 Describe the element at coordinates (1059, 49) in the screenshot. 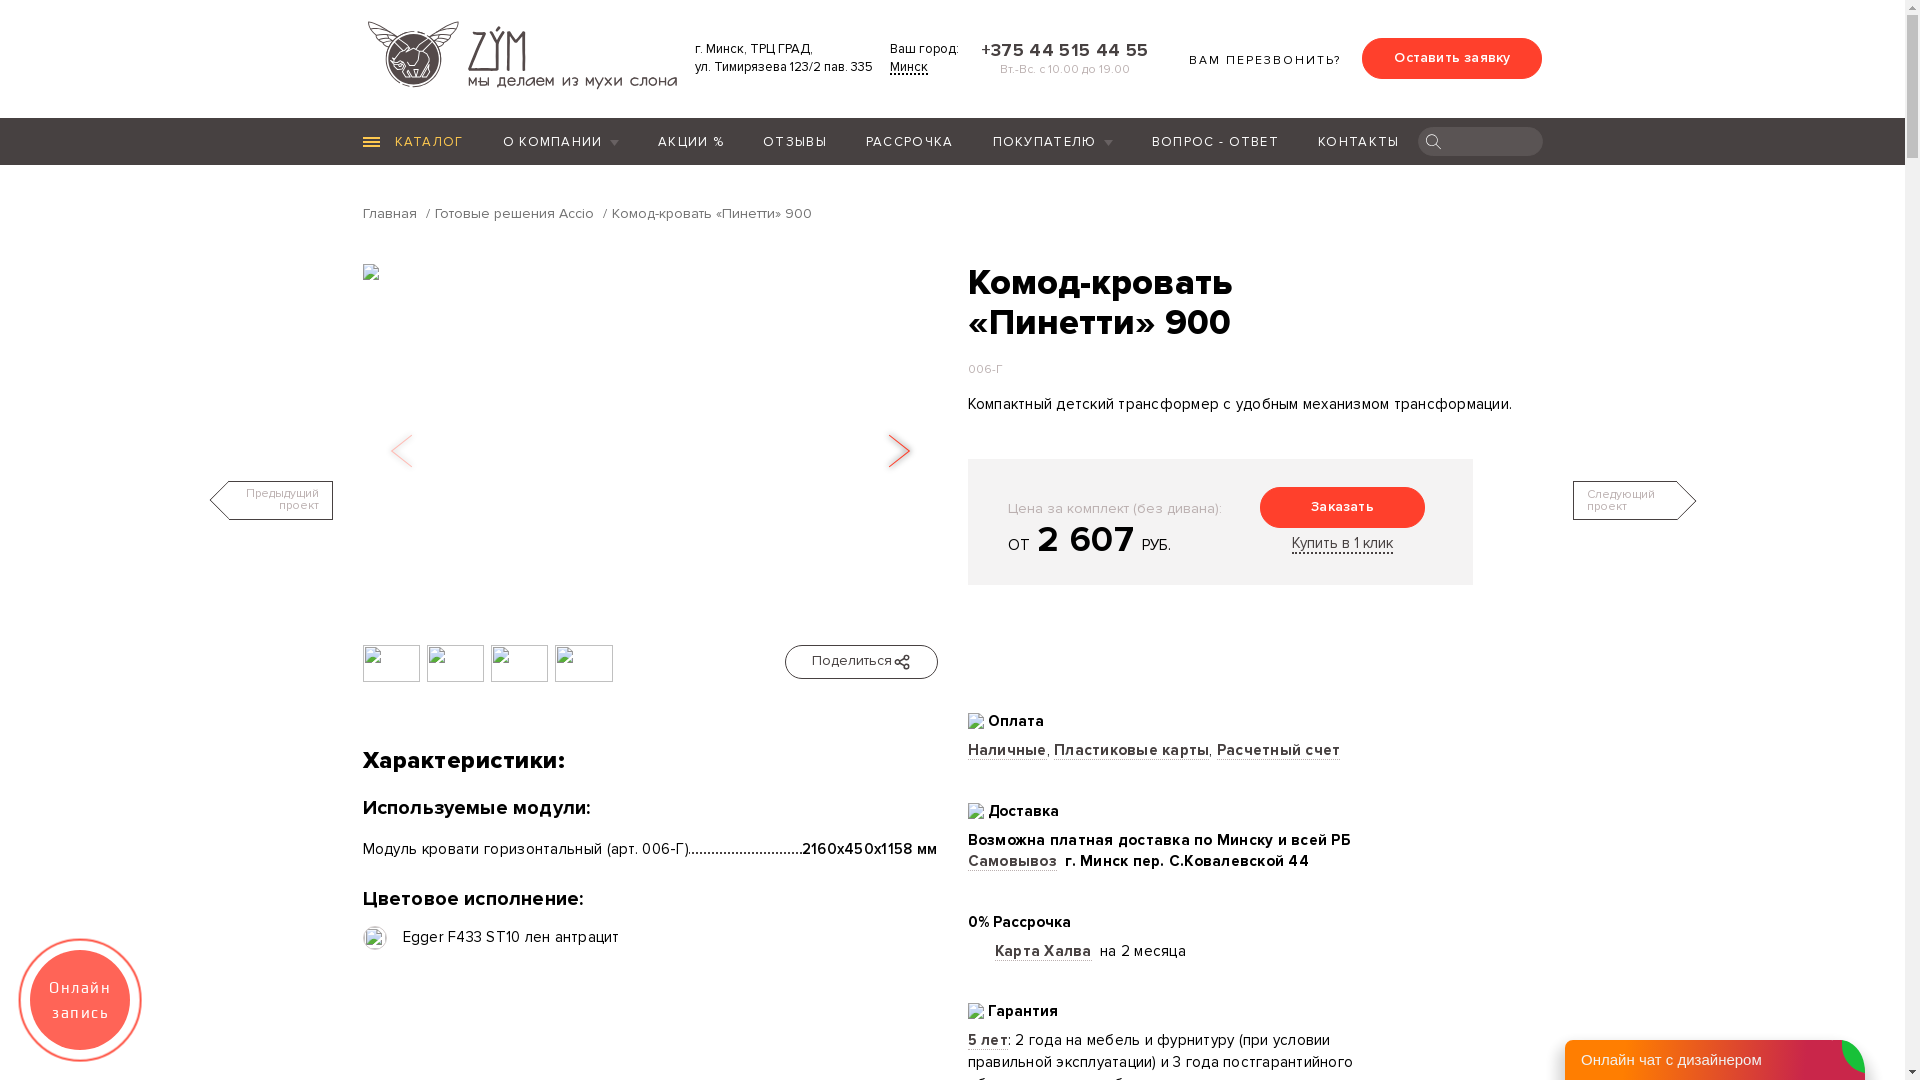

I see `'+375 44 515 44 55'` at that location.